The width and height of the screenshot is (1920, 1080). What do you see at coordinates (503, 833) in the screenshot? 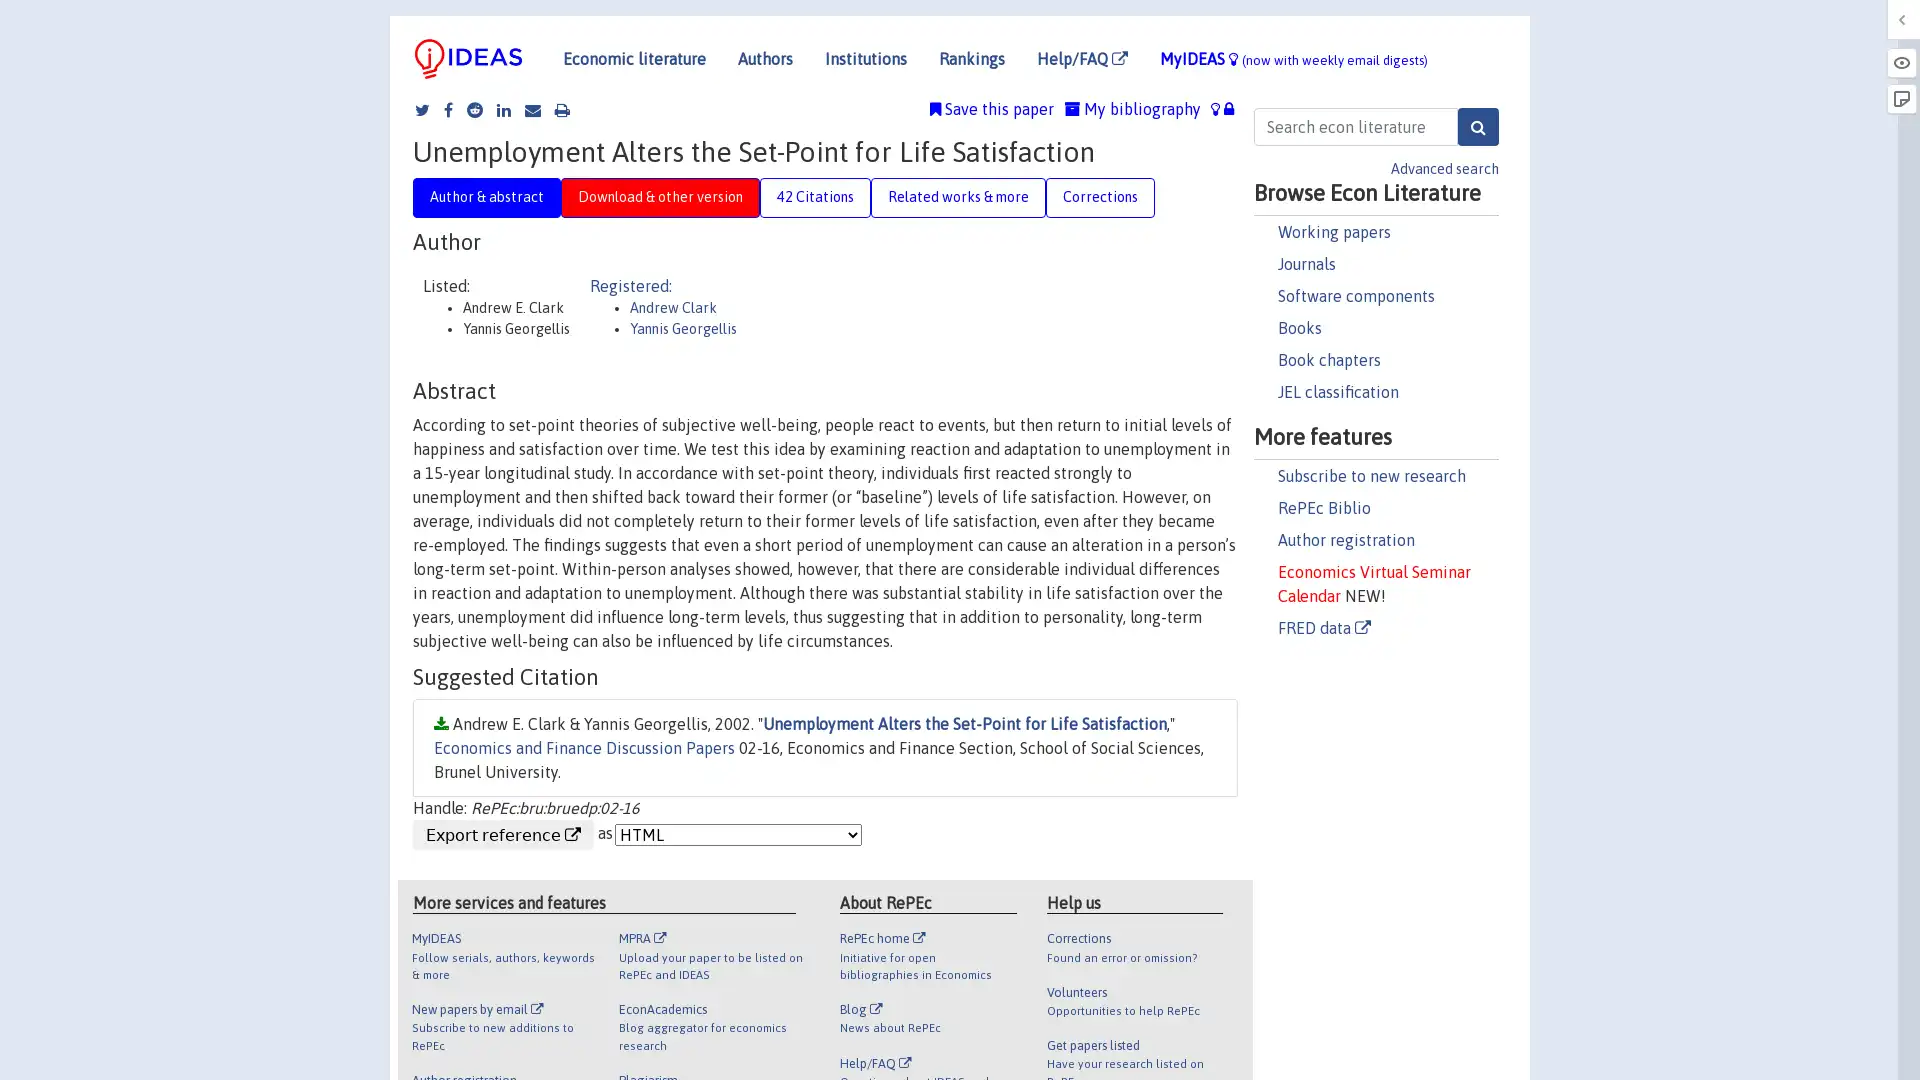
I see `Export reference` at bounding box center [503, 833].